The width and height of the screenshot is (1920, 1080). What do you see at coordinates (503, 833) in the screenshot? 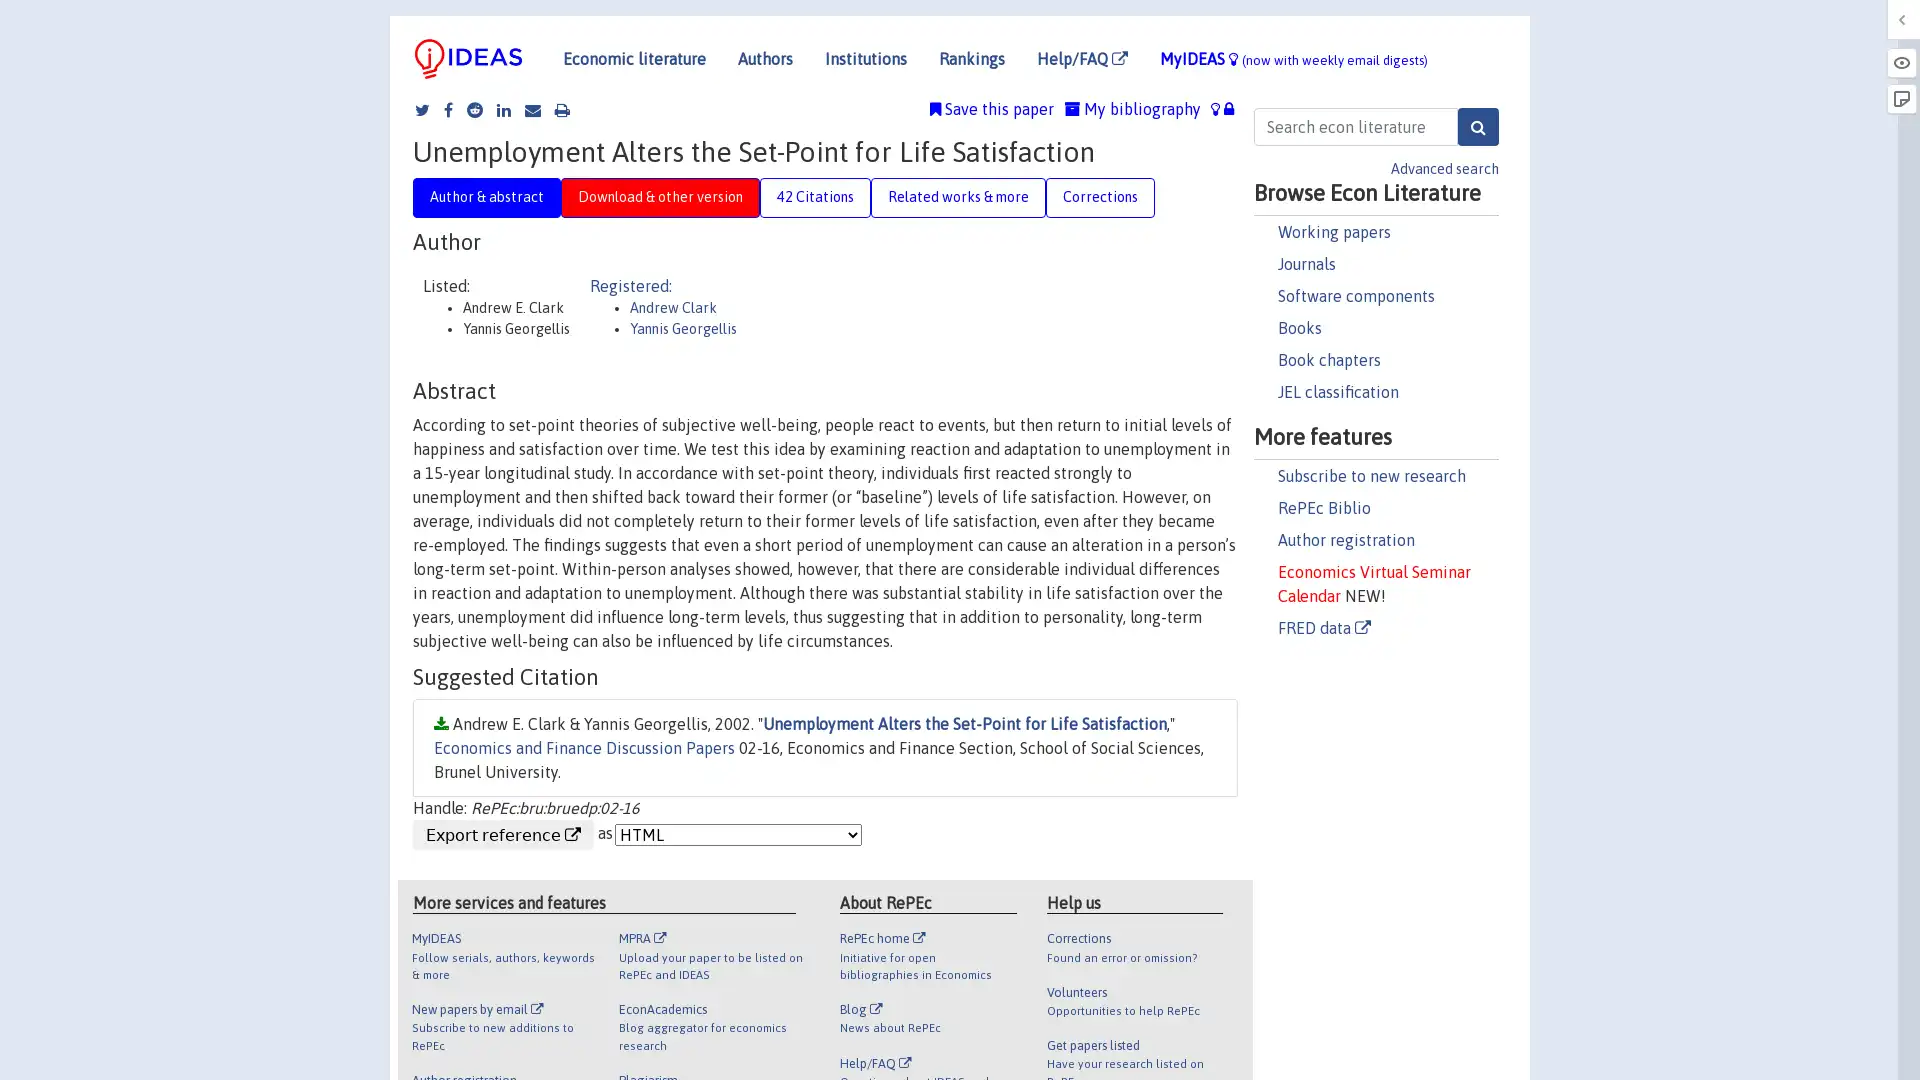
I see `Export reference` at bounding box center [503, 833].